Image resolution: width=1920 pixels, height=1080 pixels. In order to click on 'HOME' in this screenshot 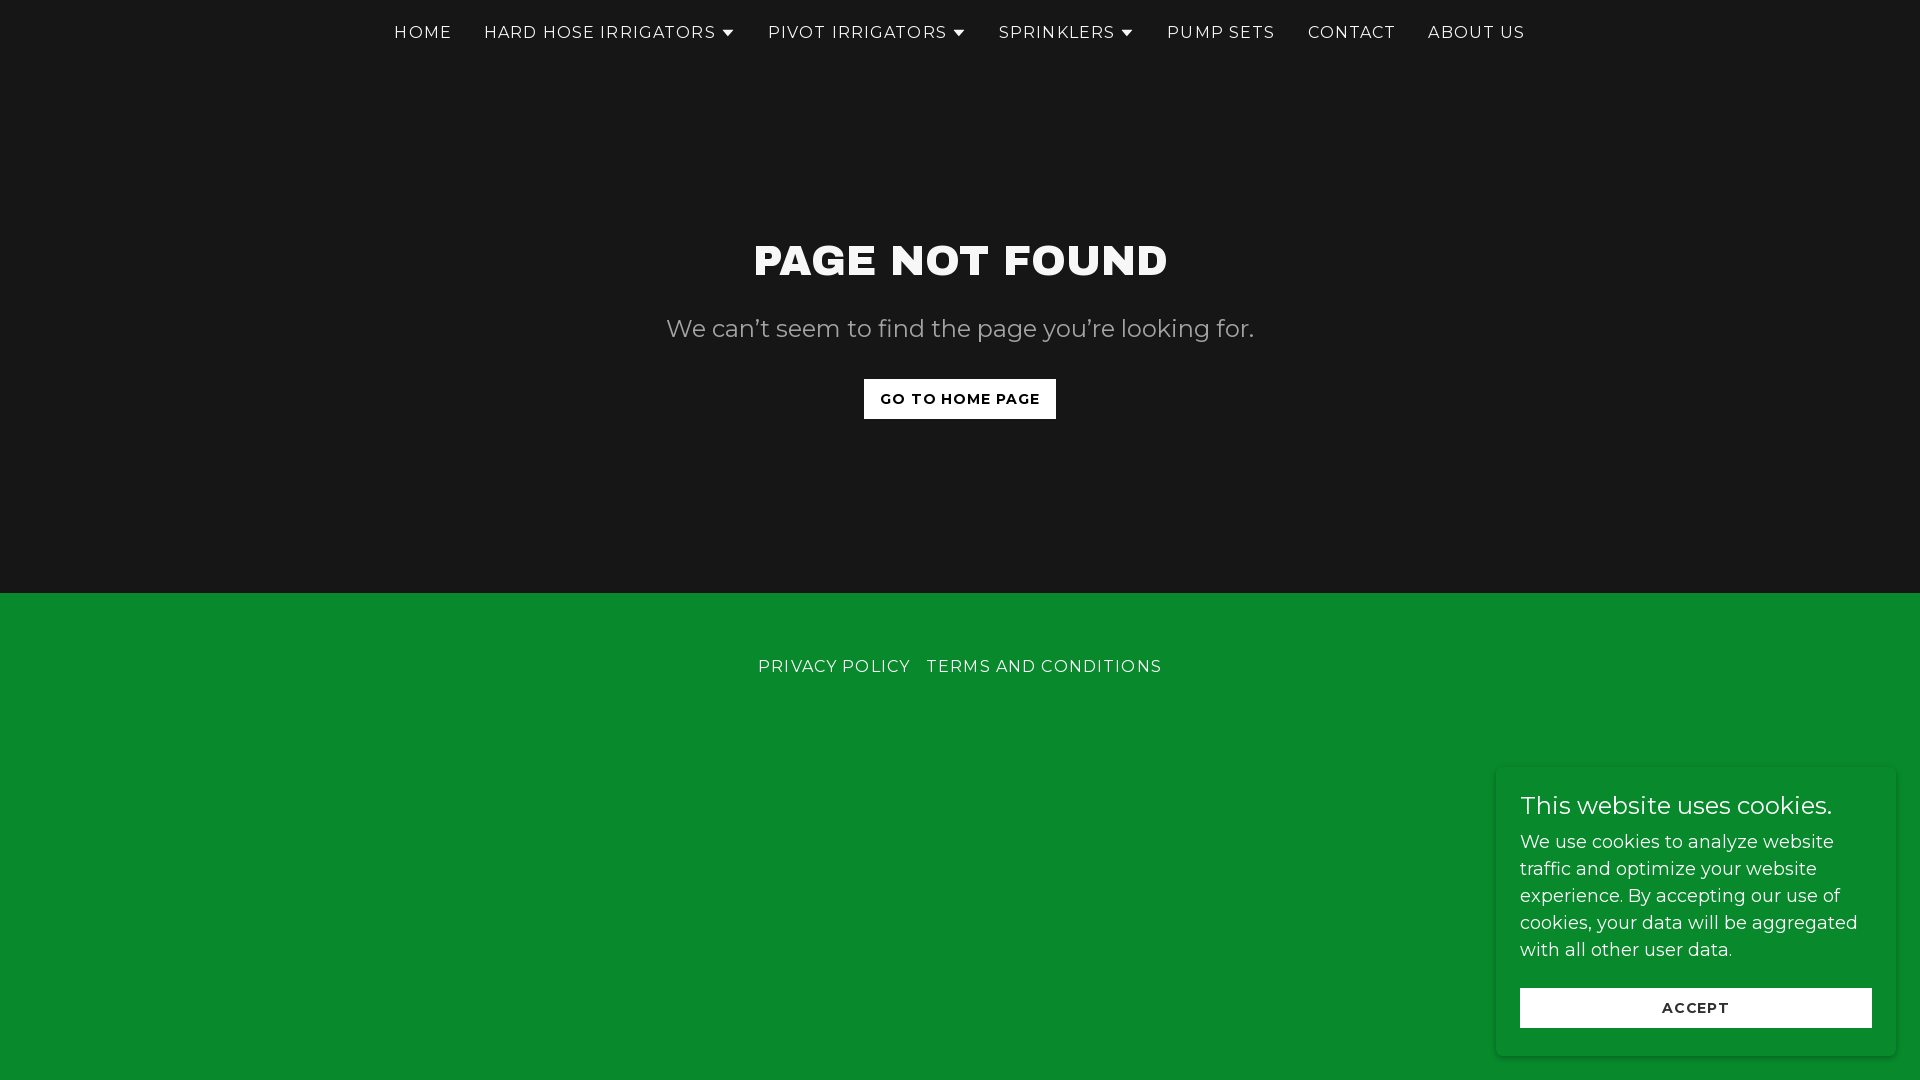, I will do `click(421, 33)`.